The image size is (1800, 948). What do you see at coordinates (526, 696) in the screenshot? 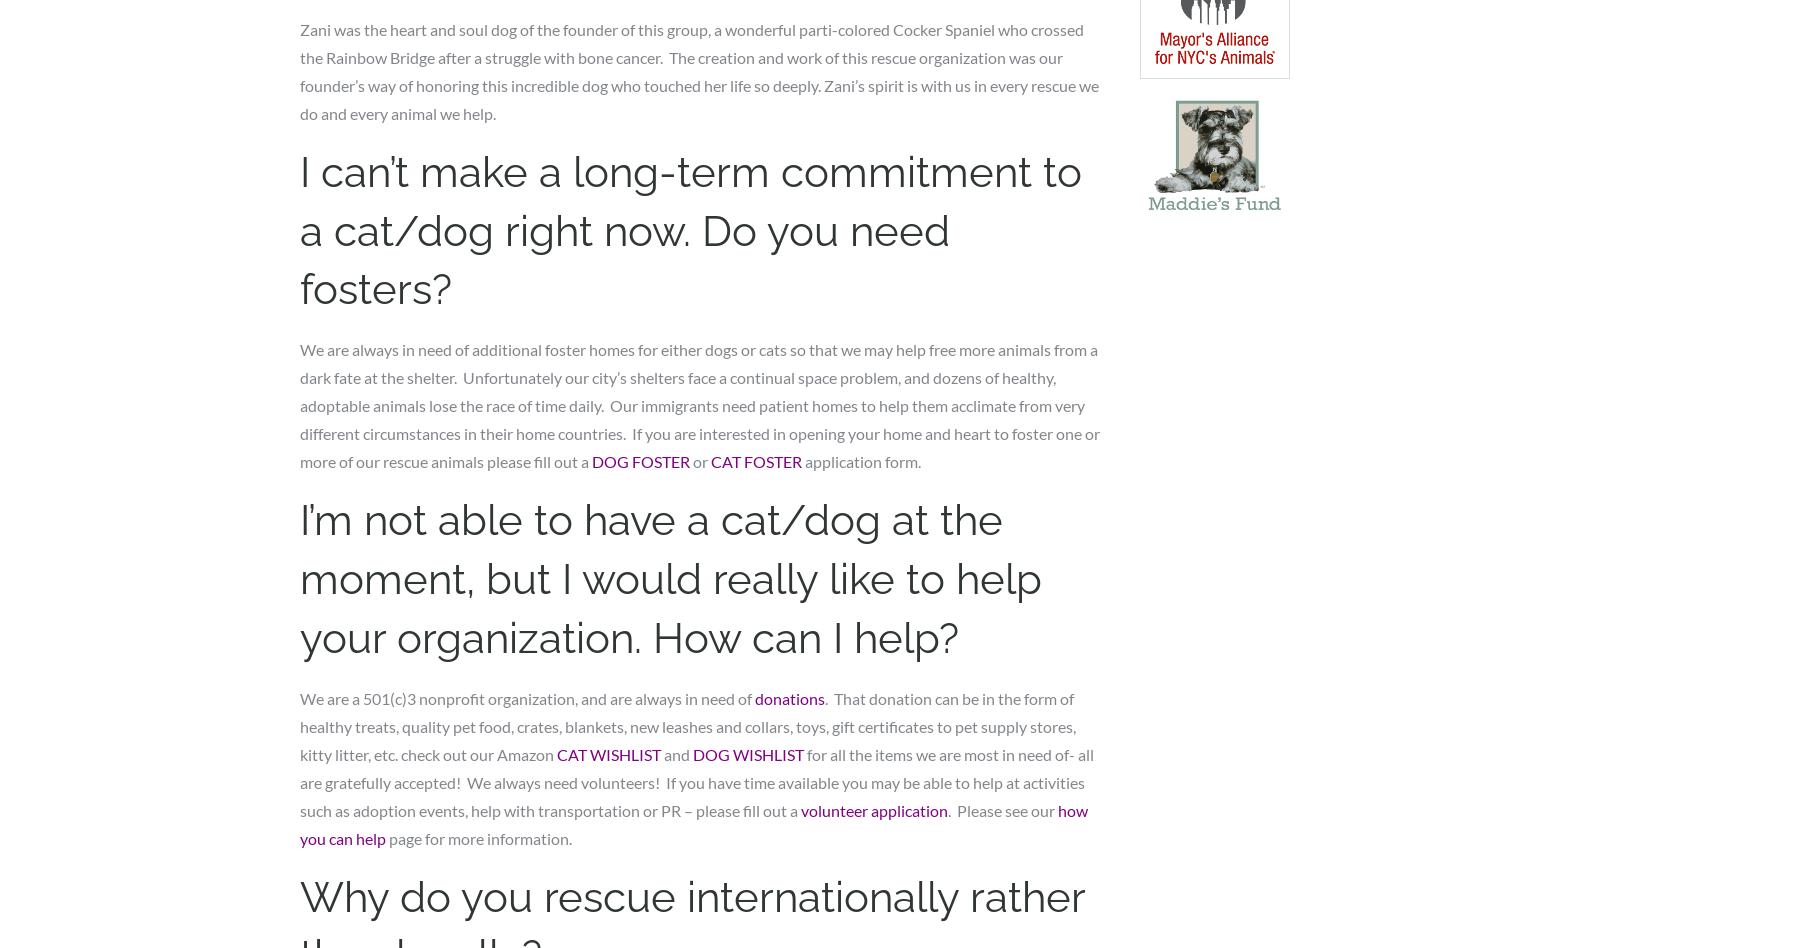
I see `'We are a 501(c)3 nonprofit organization, and are always in need of'` at bounding box center [526, 696].